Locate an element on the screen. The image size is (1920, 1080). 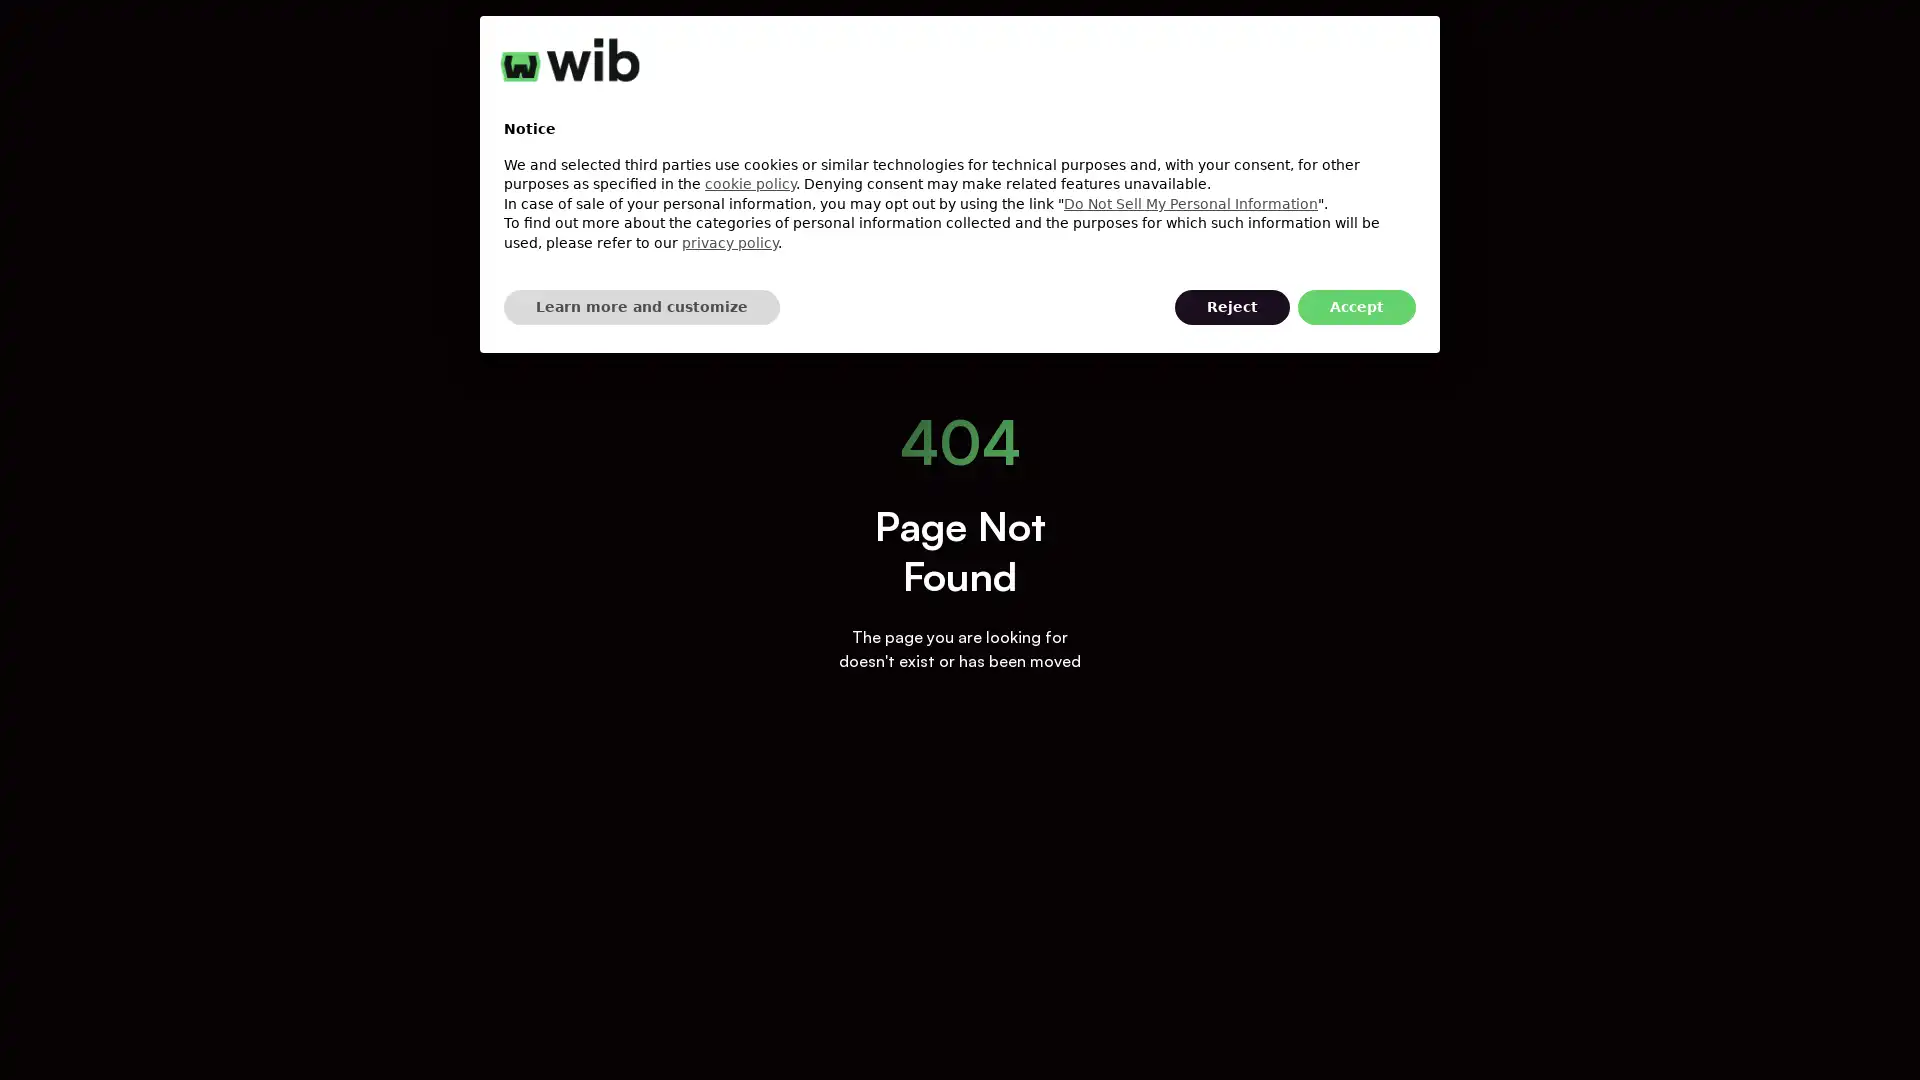
Reject is located at coordinates (1231, 307).